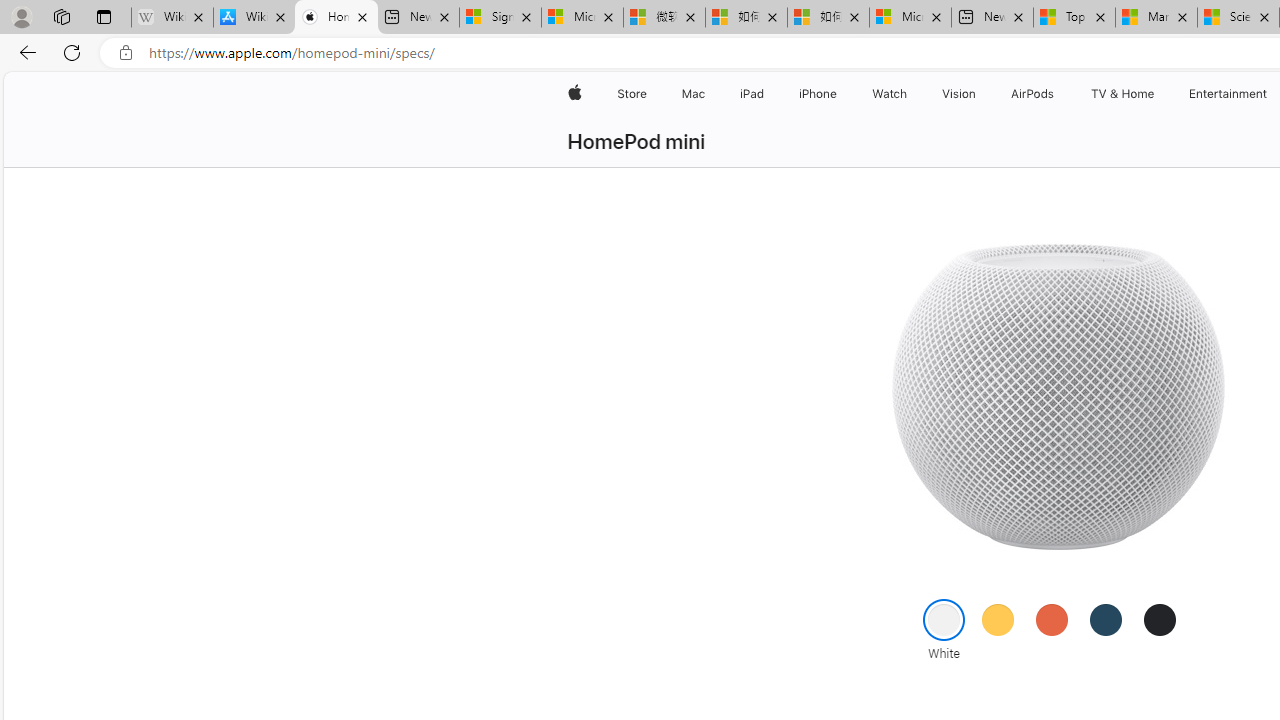  What do you see at coordinates (708, 93) in the screenshot?
I see `'Mac menu'` at bounding box center [708, 93].